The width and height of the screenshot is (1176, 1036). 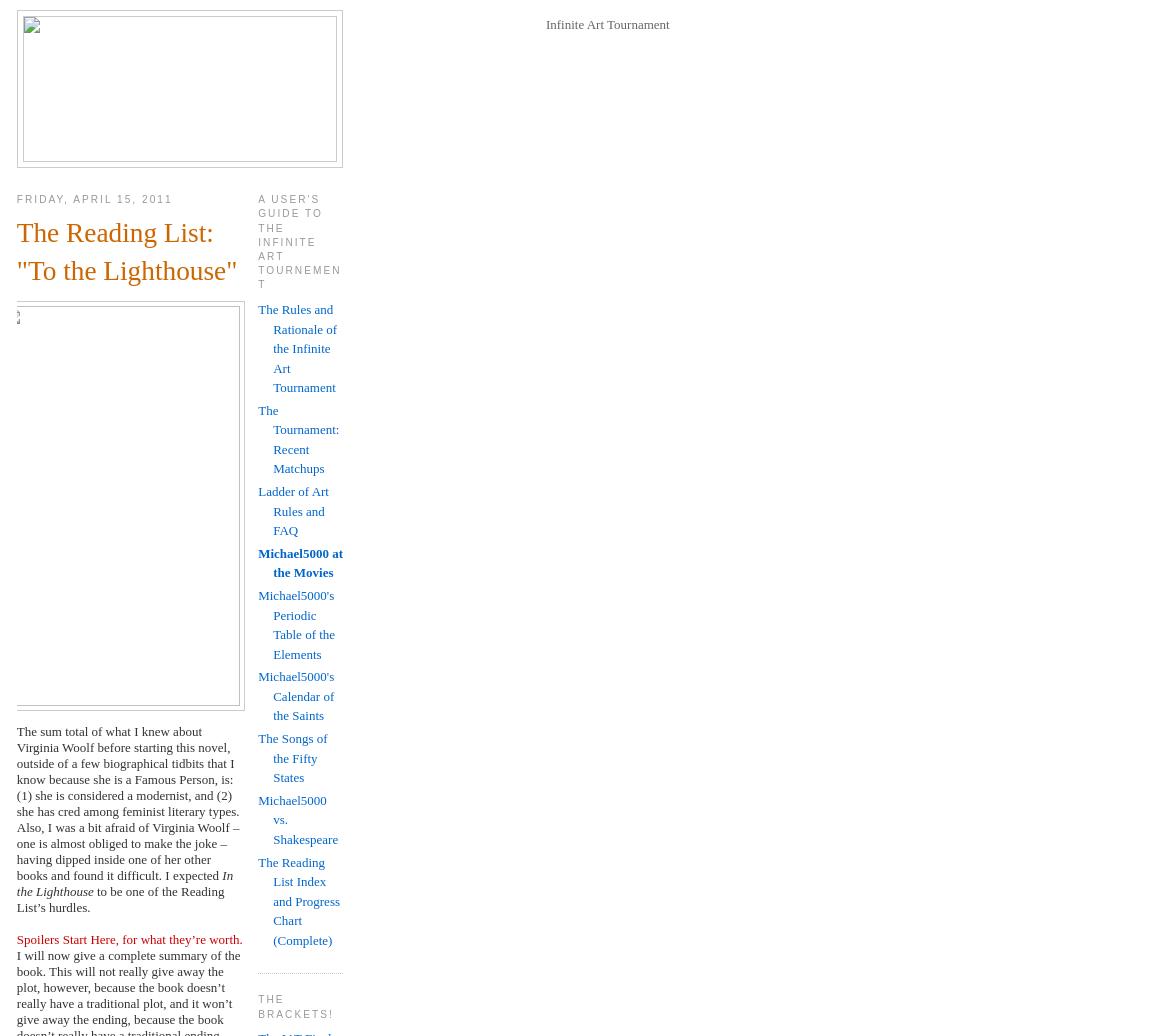 I want to click on 'The Tournament: Recent Matchups', so click(x=298, y=438).